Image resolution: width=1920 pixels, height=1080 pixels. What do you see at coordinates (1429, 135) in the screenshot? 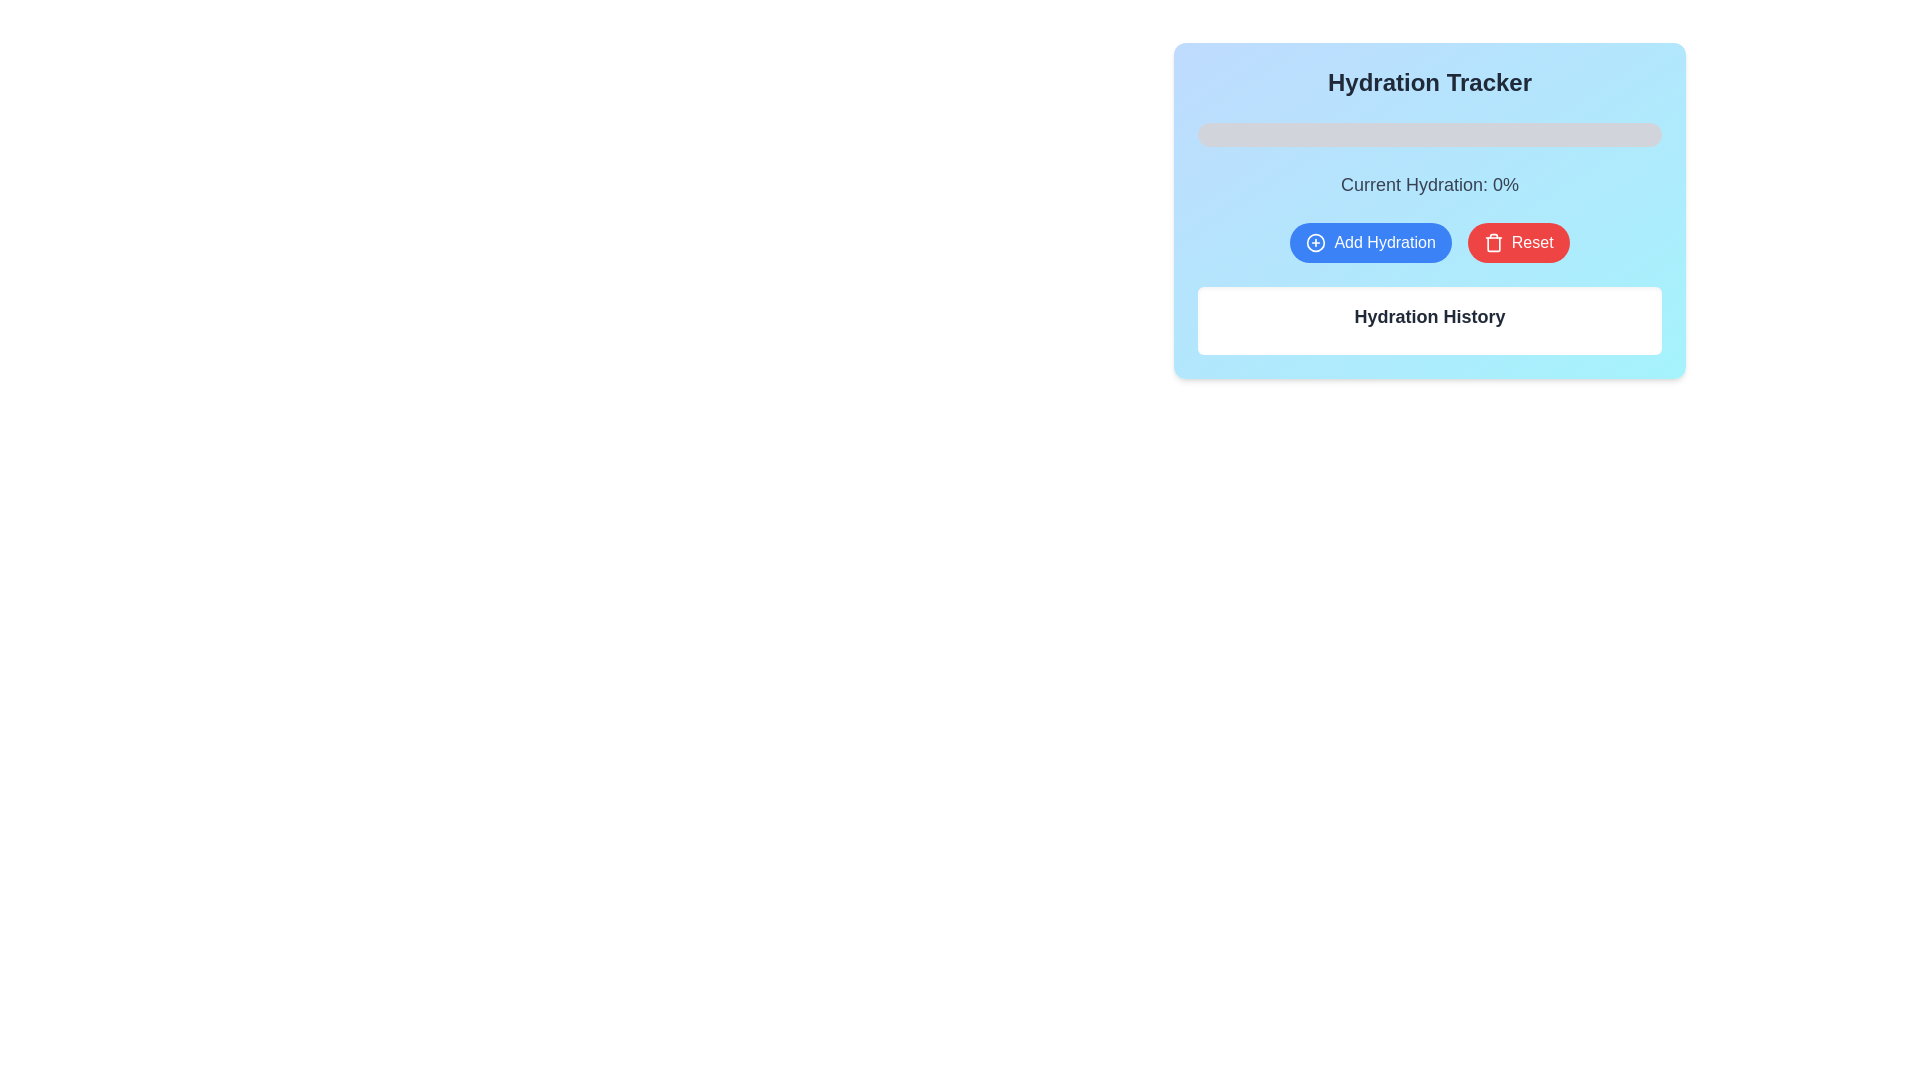
I see `the Progress bar that indicates hydration progress, currently showing 0% completion, located under the 'Hydration Tracker' title` at bounding box center [1429, 135].